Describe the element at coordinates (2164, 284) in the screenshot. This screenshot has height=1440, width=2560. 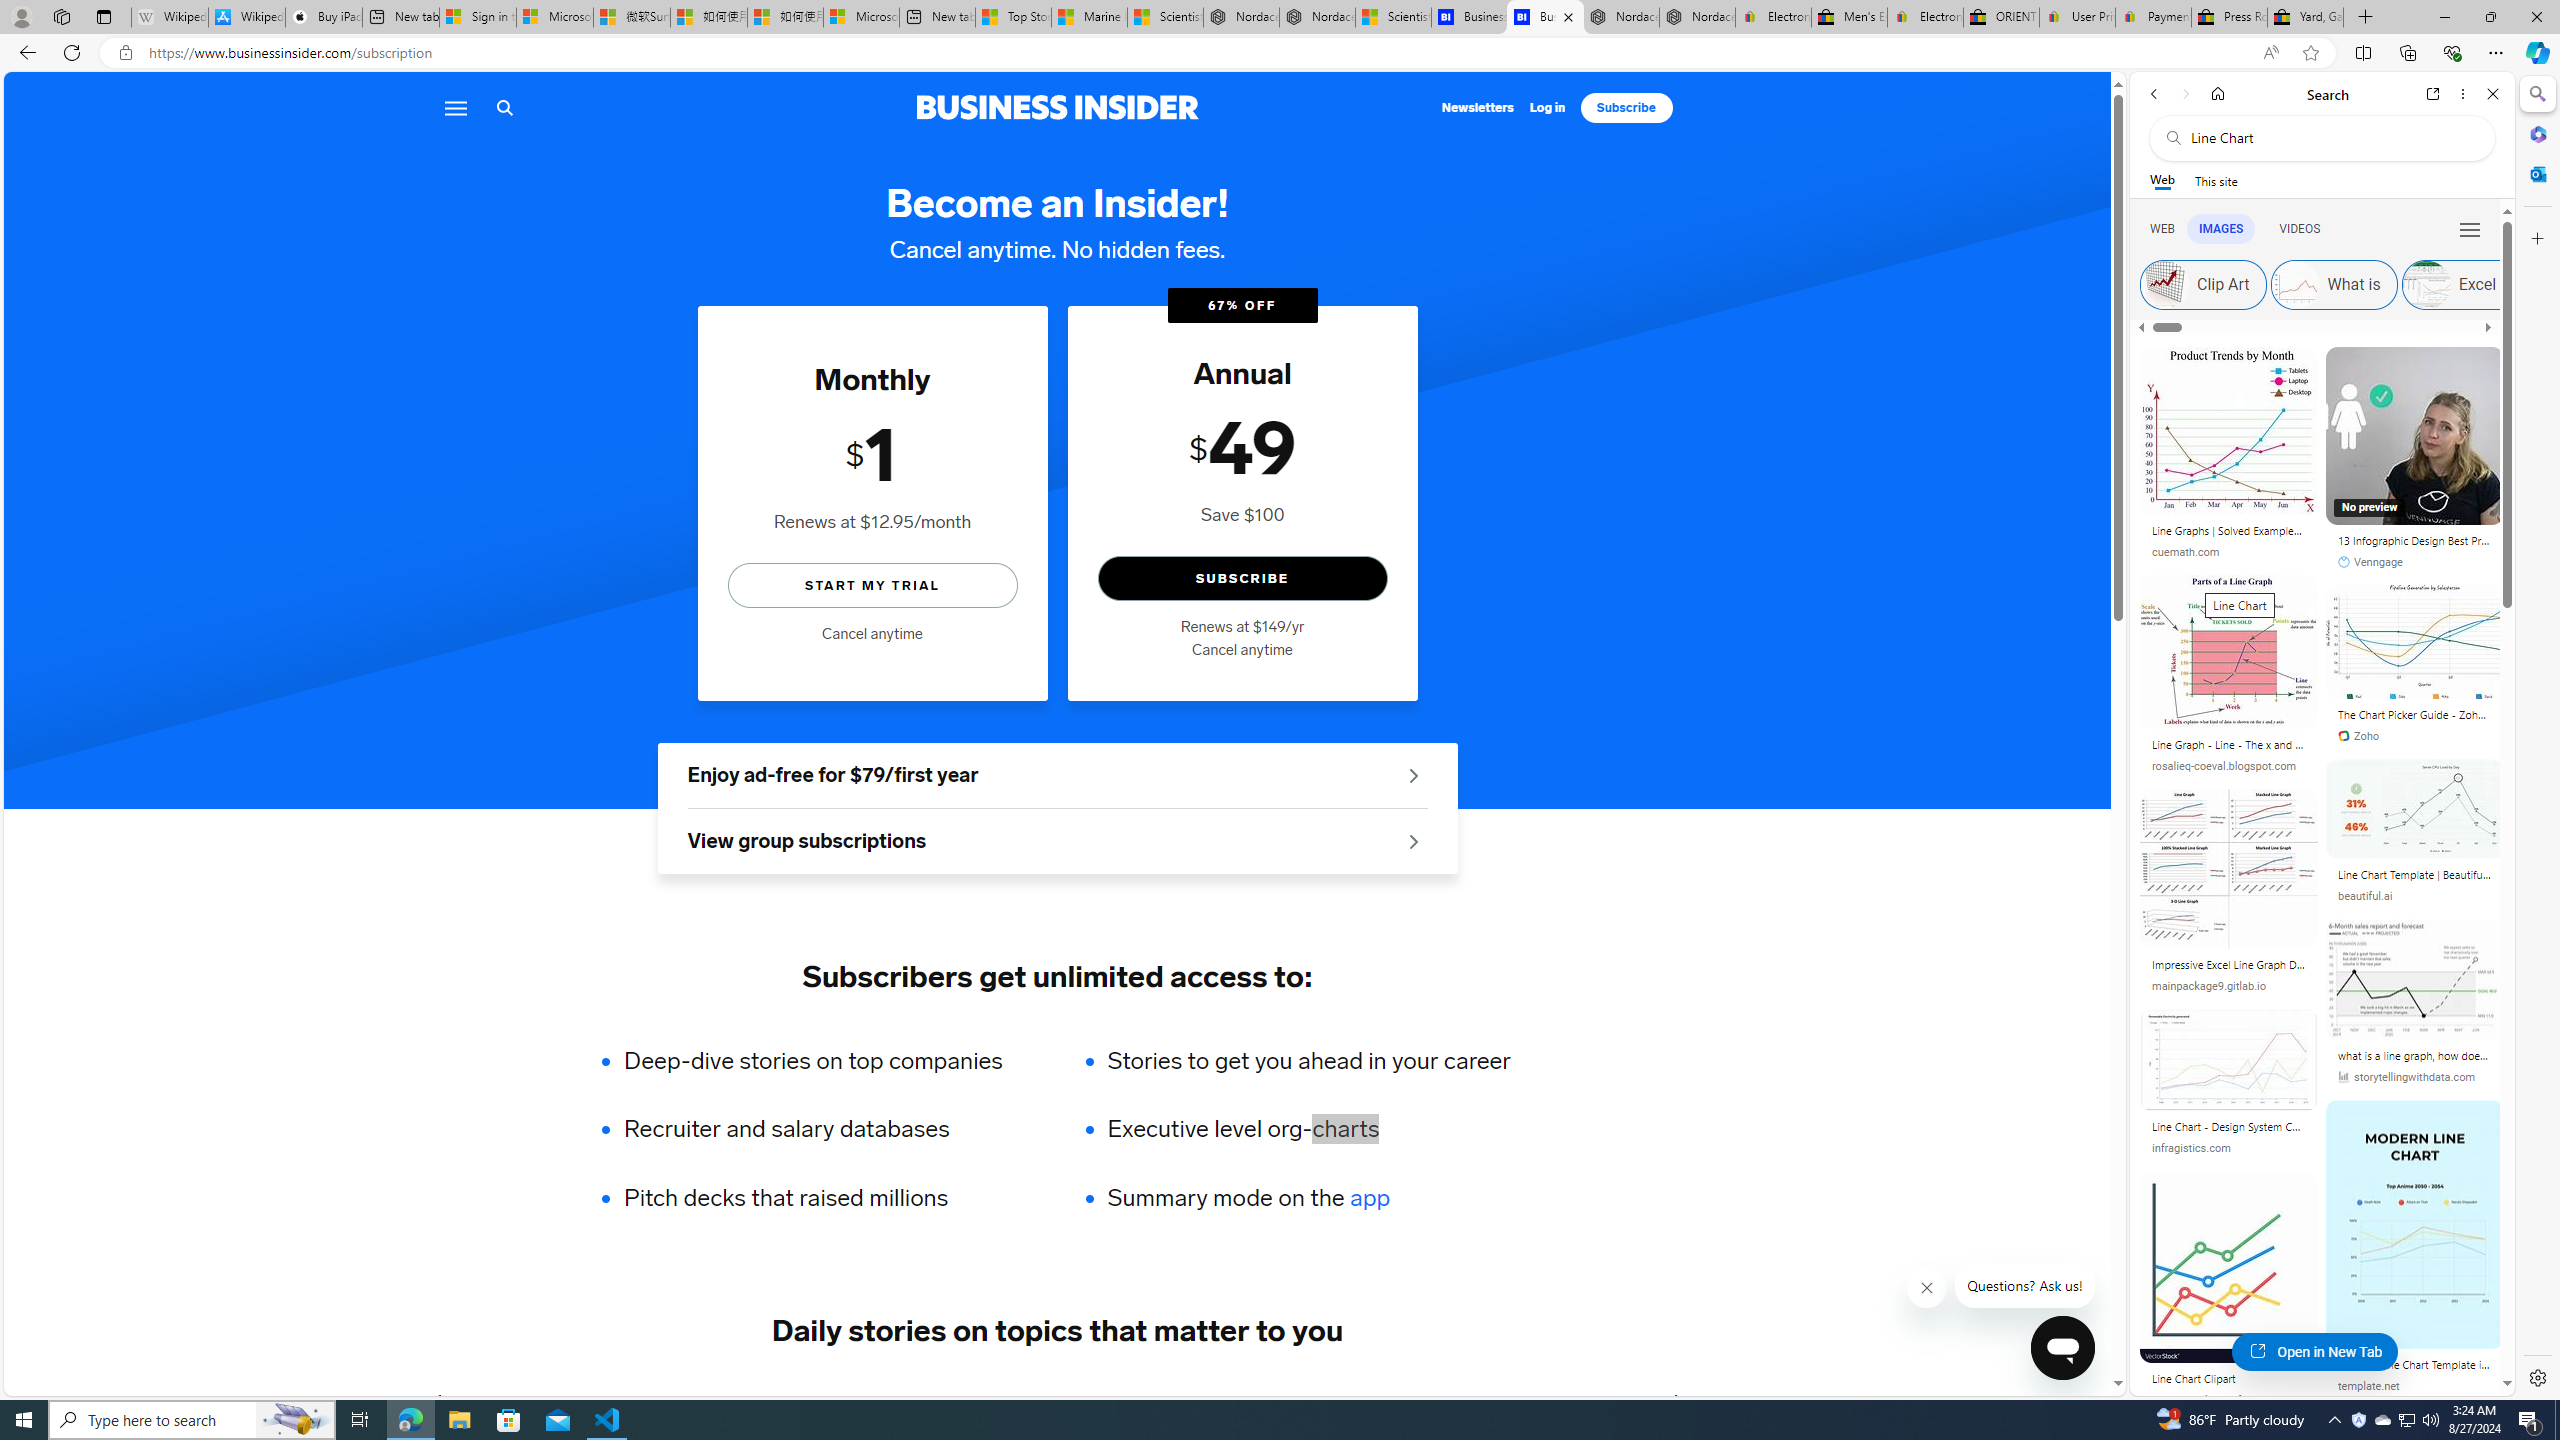
I see `'Clip Art'` at that location.